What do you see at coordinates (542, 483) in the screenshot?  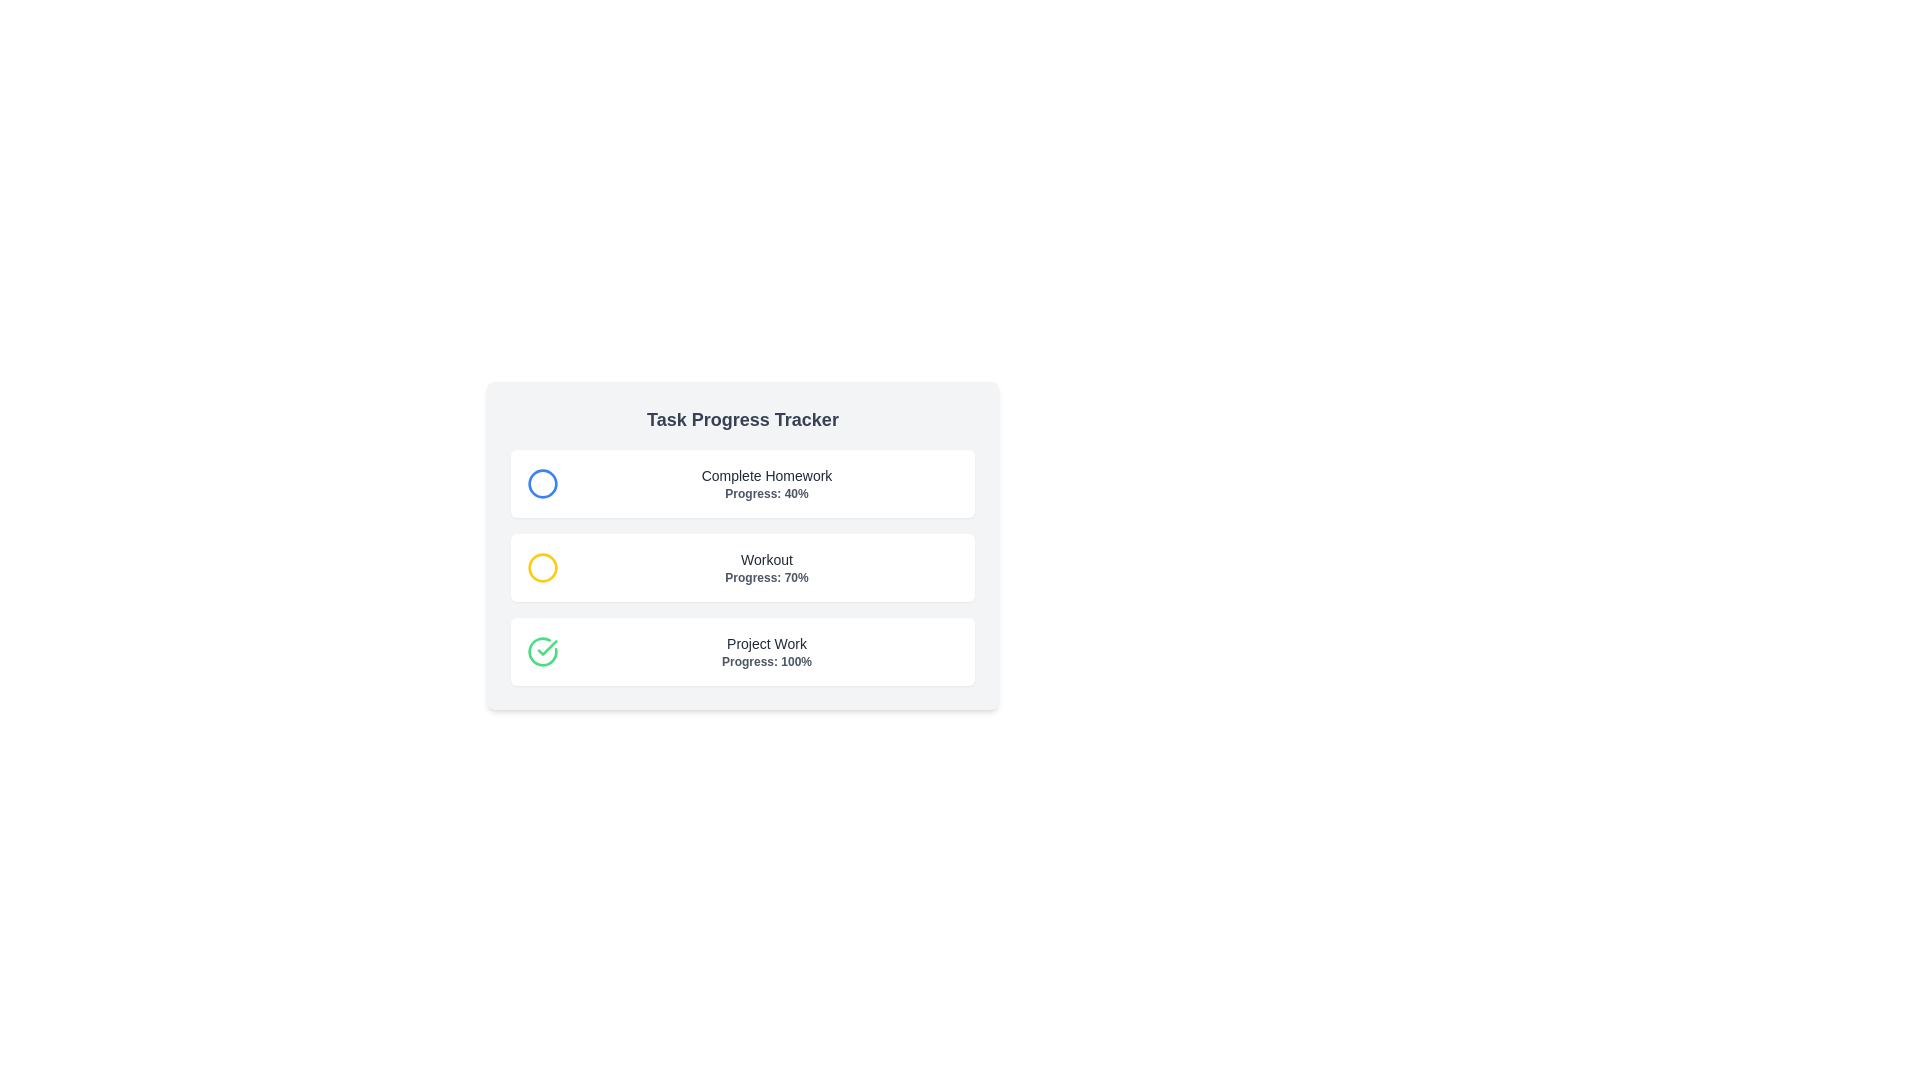 I see `the graphic icon representing the 'Complete Homework' task located on the left side of the text content` at bounding box center [542, 483].